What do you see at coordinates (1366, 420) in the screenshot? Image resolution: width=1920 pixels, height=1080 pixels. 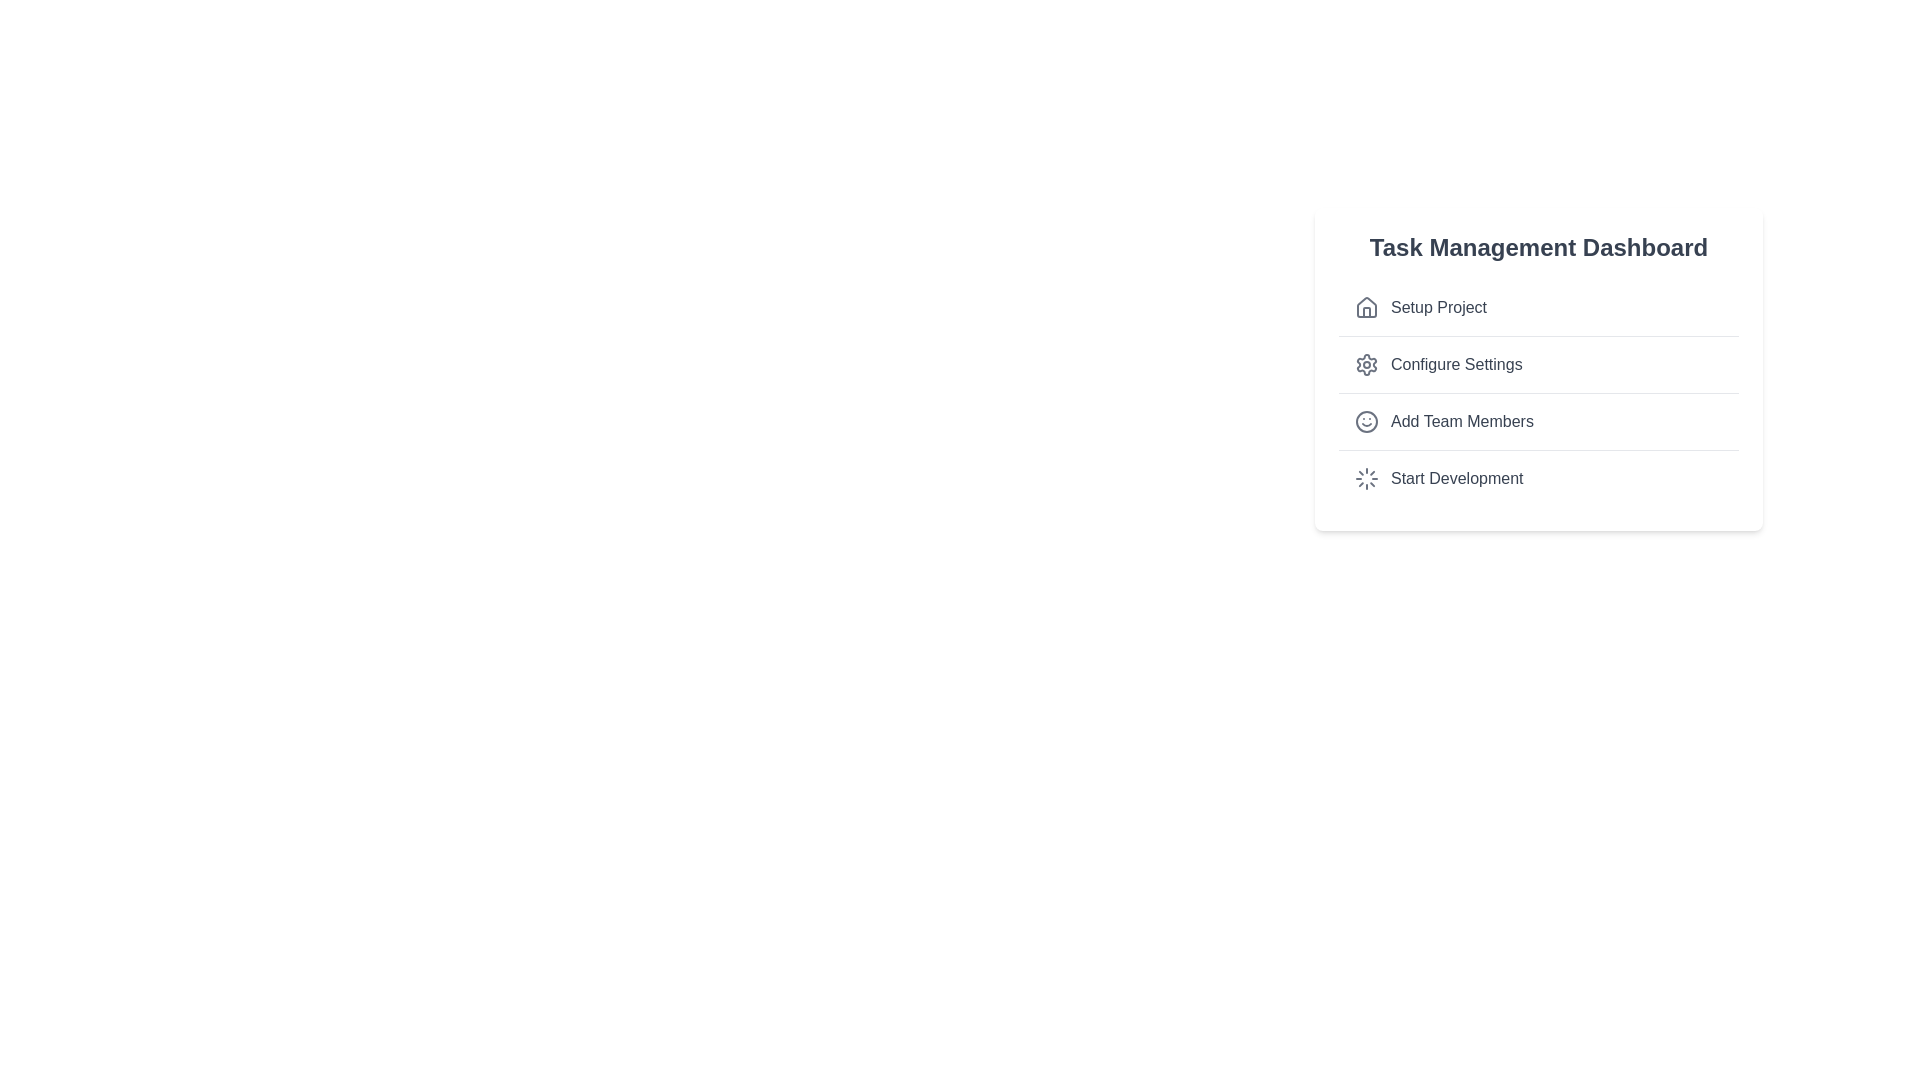 I see `the circular shape within the smiling face icon, which is the third item in the vertical list of icons in the 'Task Management Dashboard', representing the 'Add Team Members' option` at bounding box center [1366, 420].